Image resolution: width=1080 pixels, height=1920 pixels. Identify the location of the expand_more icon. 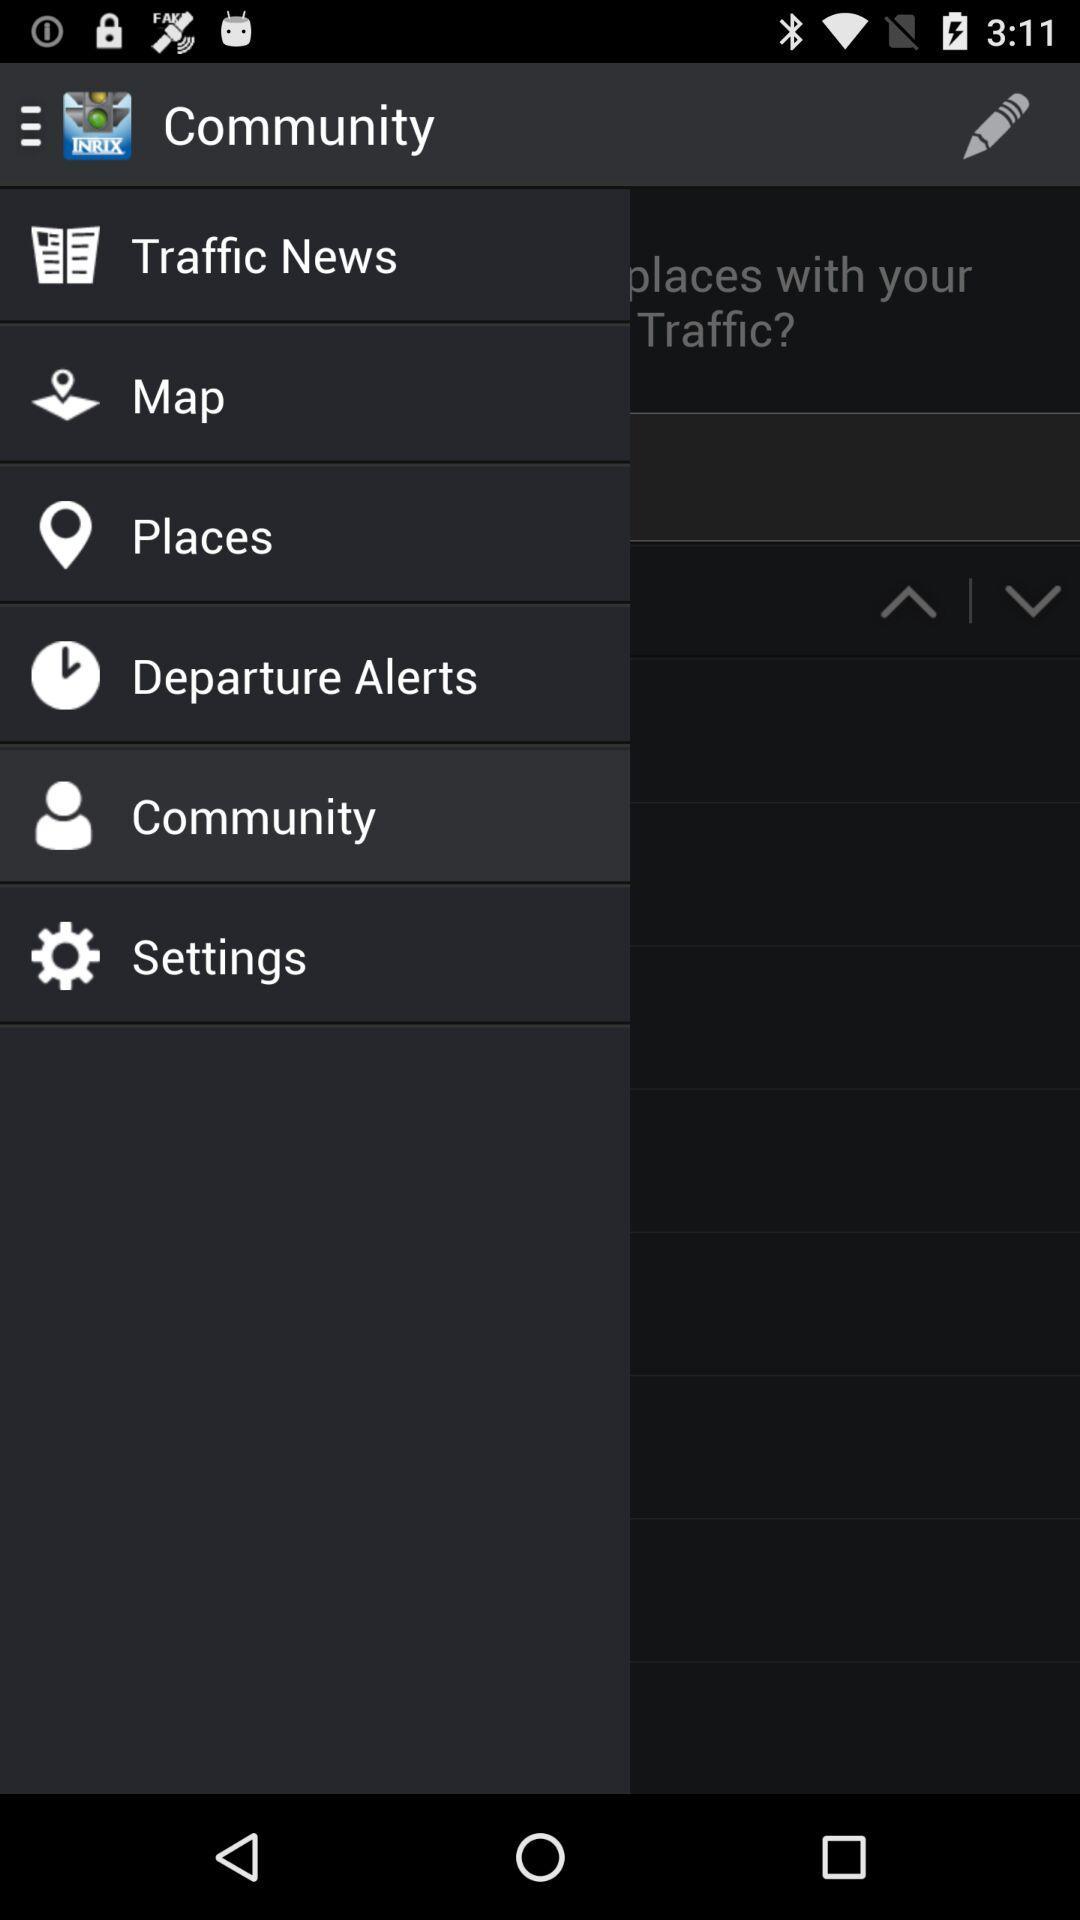
(1032, 643).